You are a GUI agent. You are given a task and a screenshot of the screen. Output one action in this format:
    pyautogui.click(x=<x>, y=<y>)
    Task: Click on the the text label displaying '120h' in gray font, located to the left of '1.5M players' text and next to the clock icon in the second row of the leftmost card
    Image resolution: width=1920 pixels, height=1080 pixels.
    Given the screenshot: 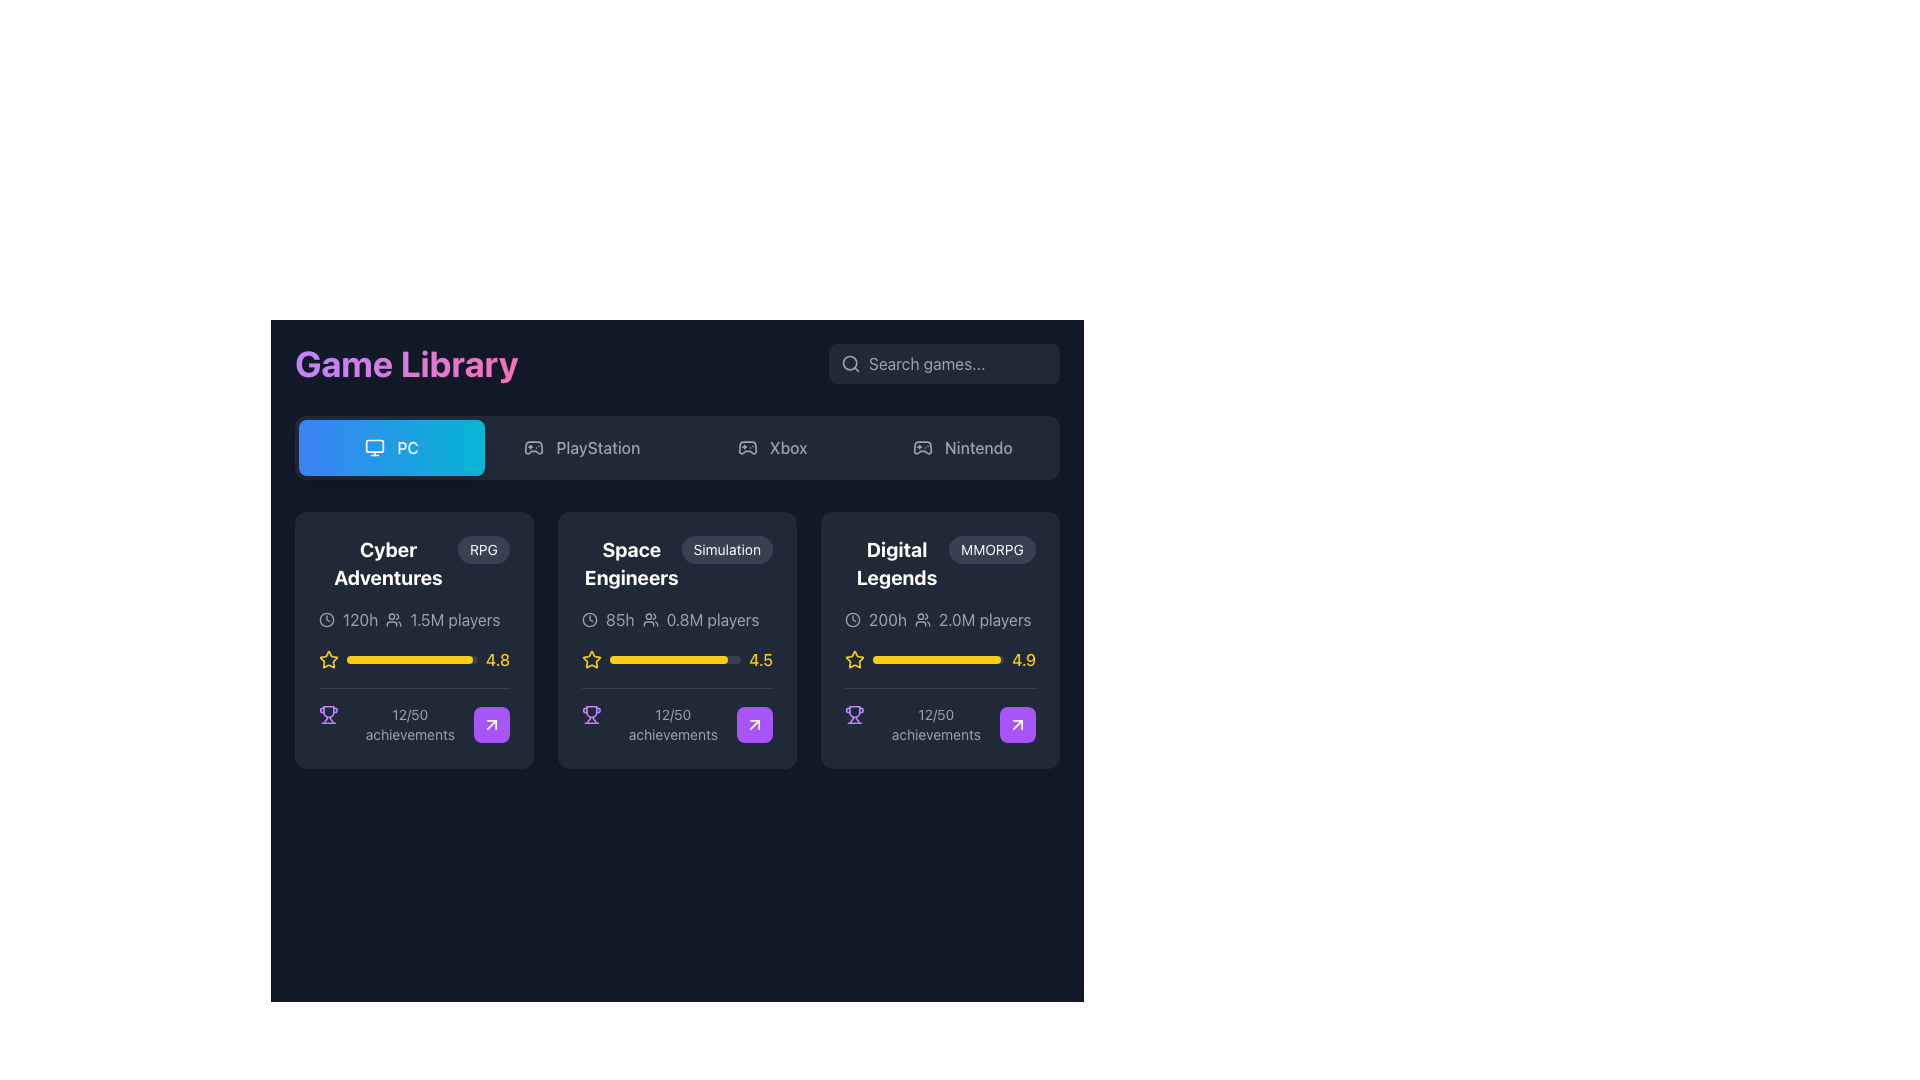 What is the action you would take?
    pyautogui.click(x=360, y=619)
    